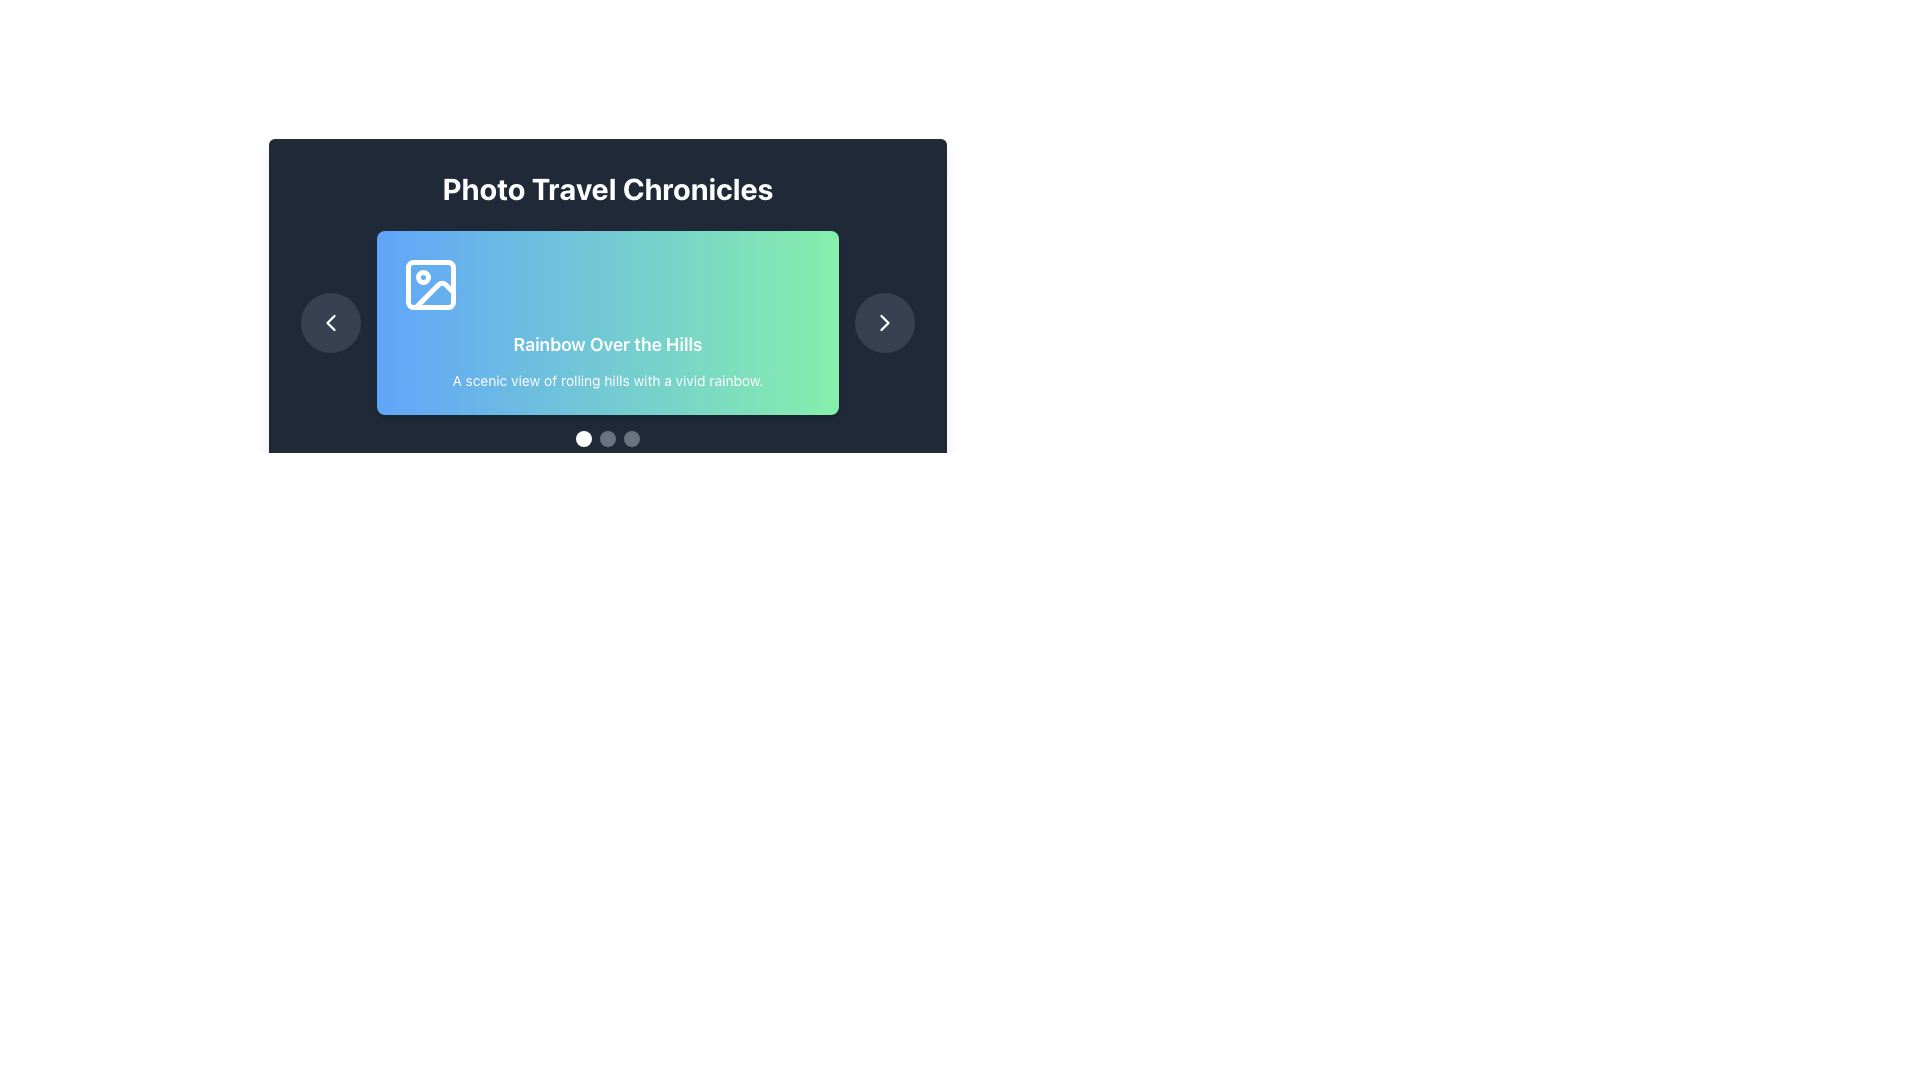 The image size is (1920, 1080). What do you see at coordinates (583, 438) in the screenshot?
I see `the leftmost Carousel Indicator, which is a small circular icon with a white background and solid border` at bounding box center [583, 438].